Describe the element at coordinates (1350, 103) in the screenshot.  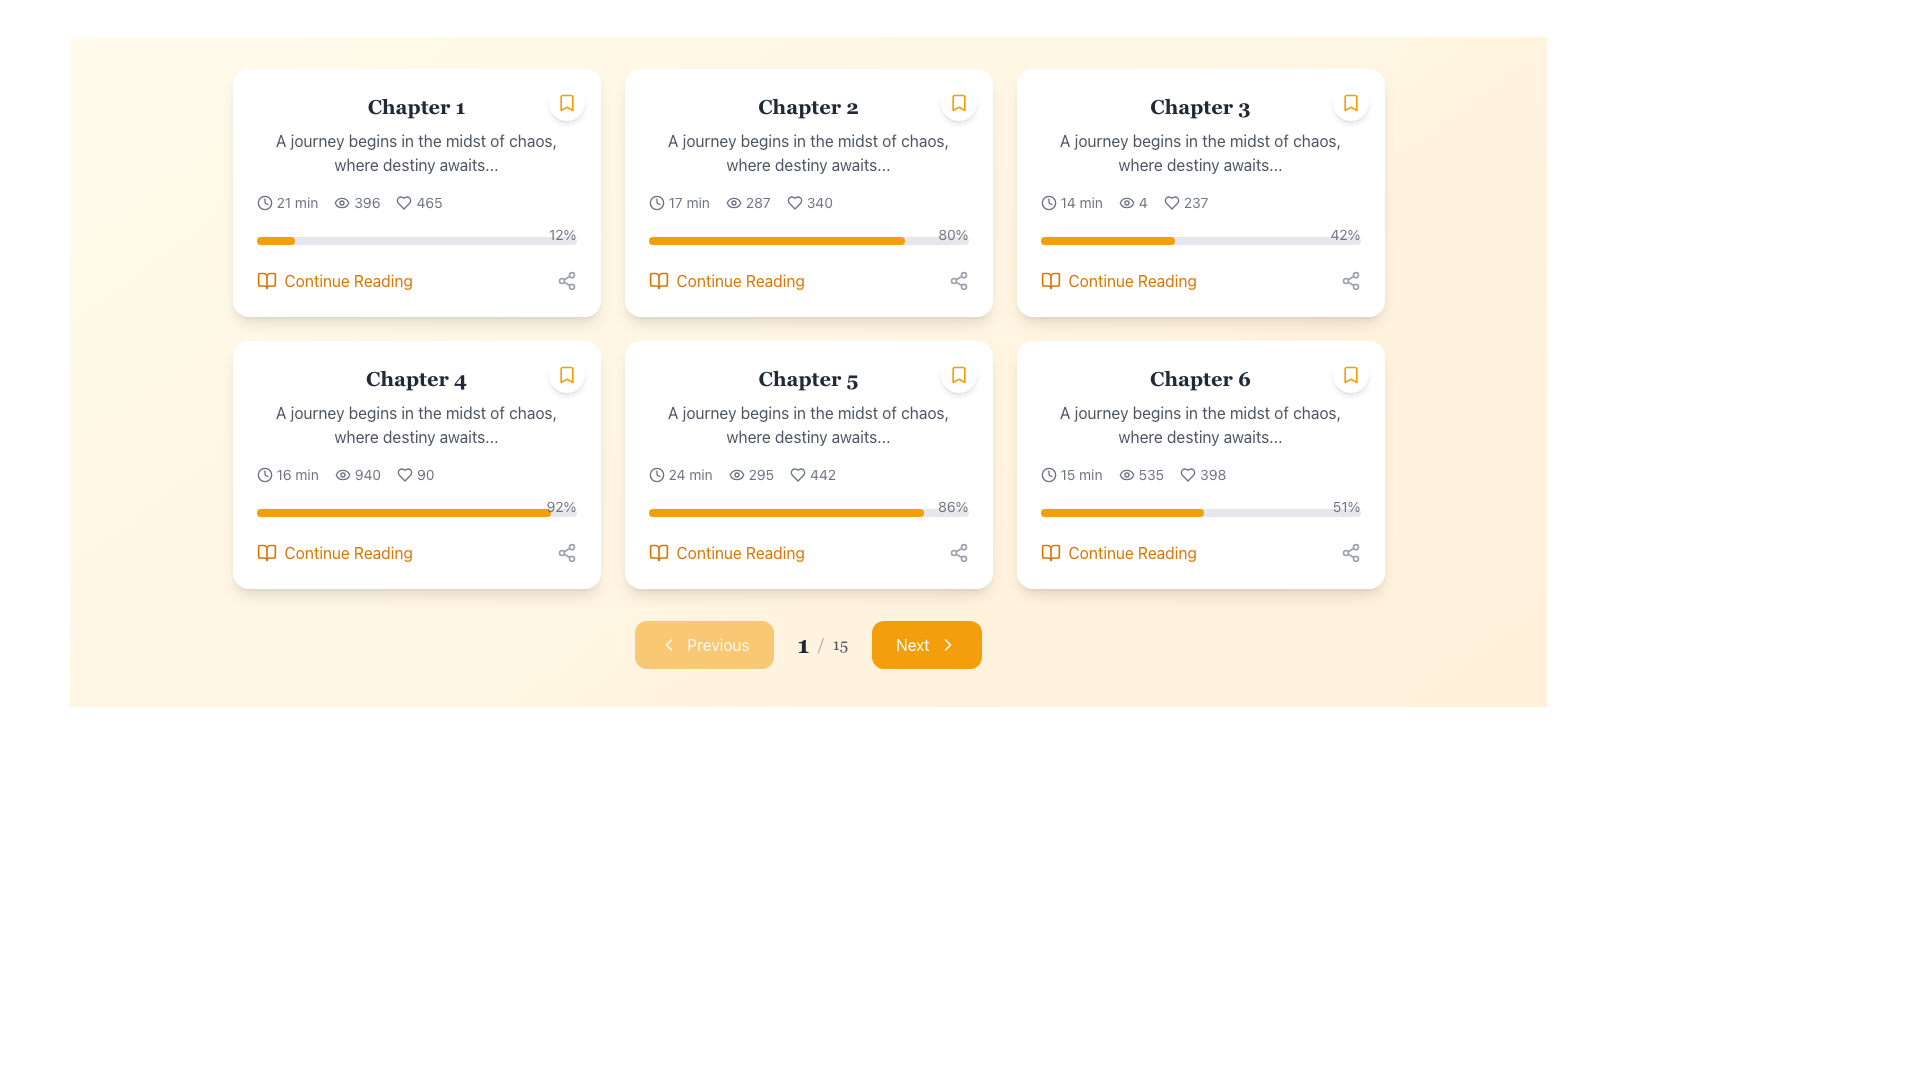
I see `the bookmark icon located in the top-right corner of the 'Chapter 3' card` at that location.